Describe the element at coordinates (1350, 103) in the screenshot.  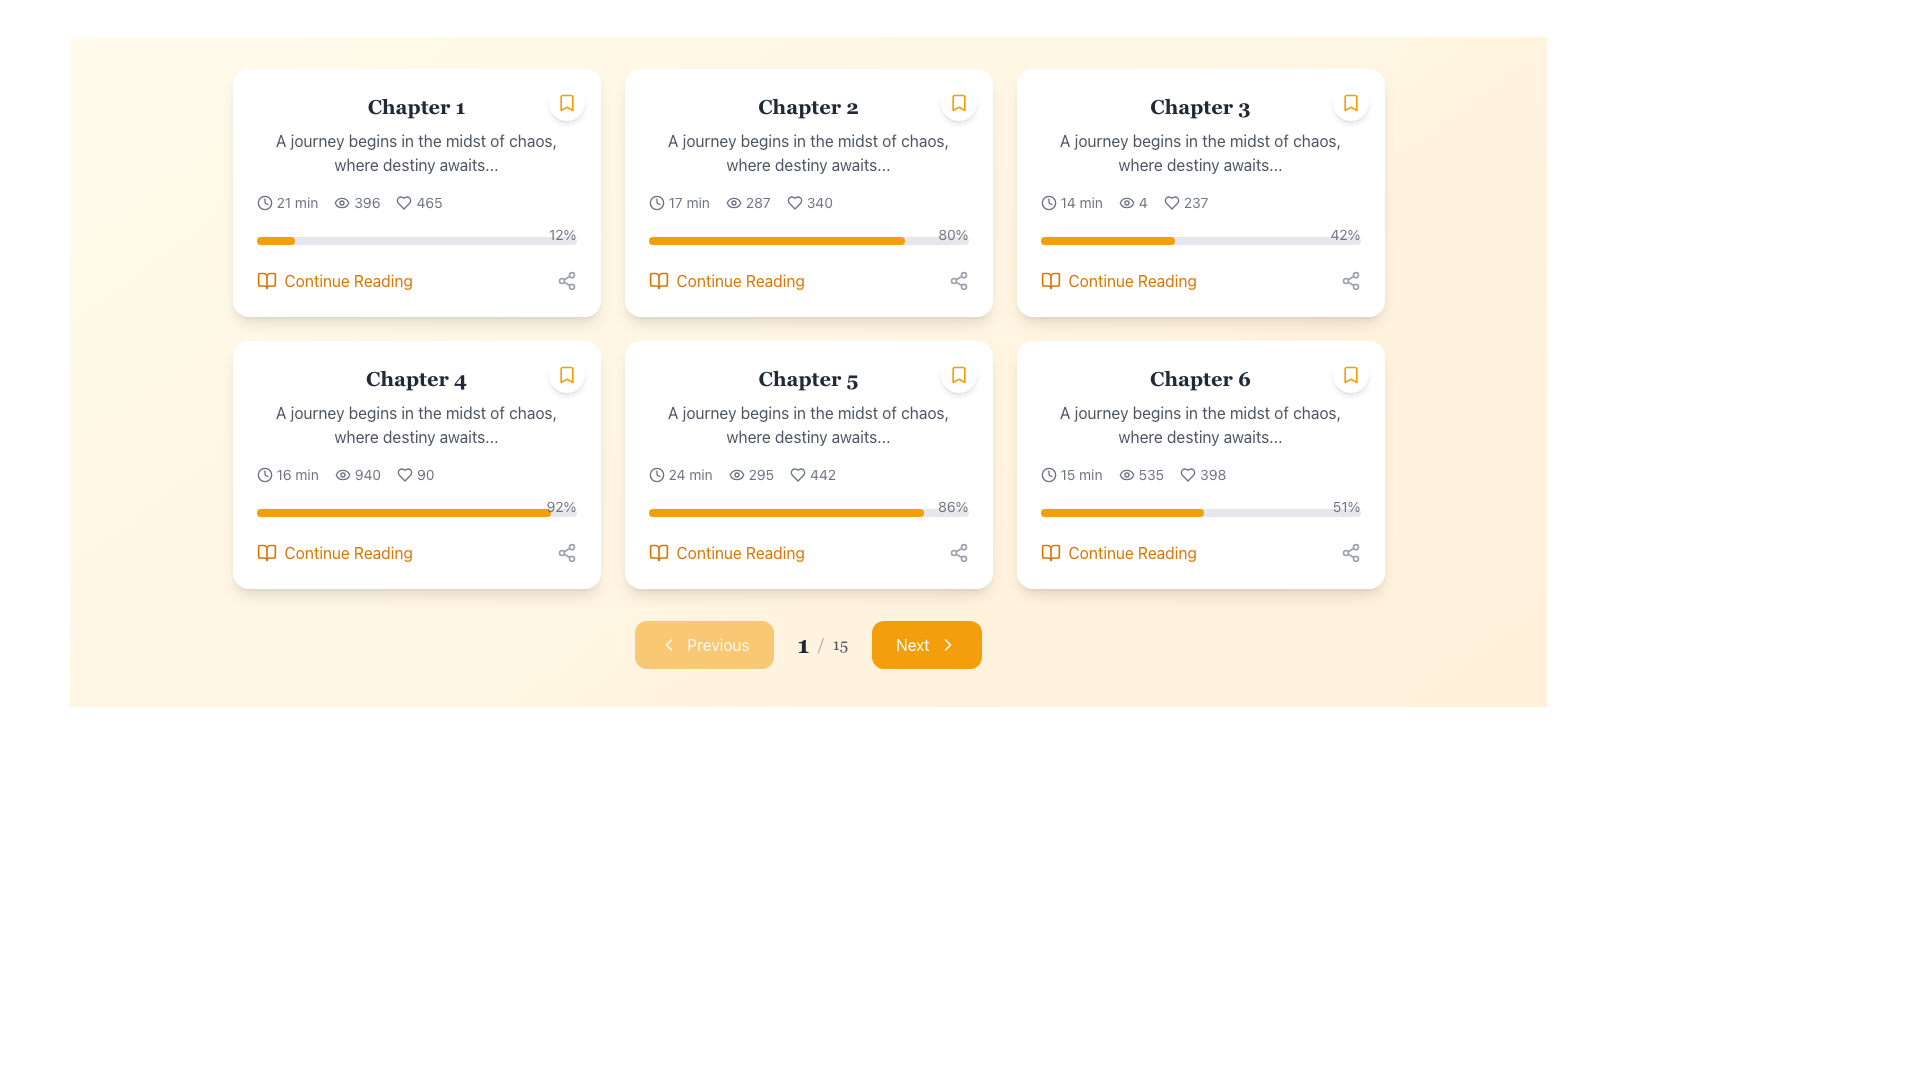
I see `the bookmark icon located in the top-right corner of the 'Chapter 3' card` at that location.